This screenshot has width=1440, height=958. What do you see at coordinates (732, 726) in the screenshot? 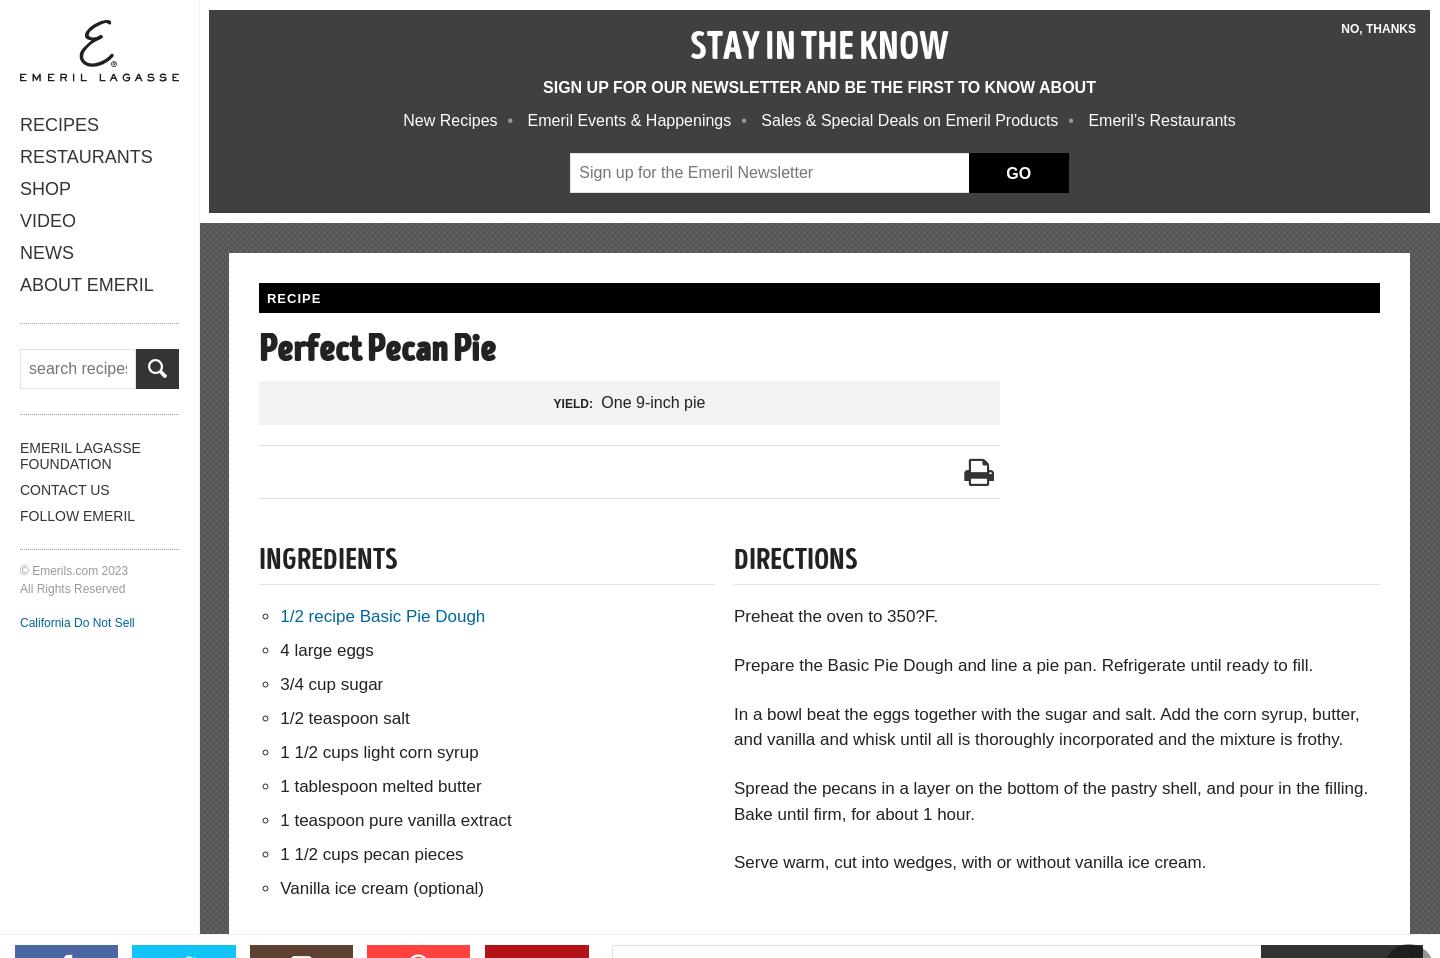
I see `'In a bowl beat the eggs together with the sugar and salt. Add the corn syrup, butter, and vanilla and whisk until all is thoroughly incorporated and the mixture is frothy.'` at bounding box center [732, 726].